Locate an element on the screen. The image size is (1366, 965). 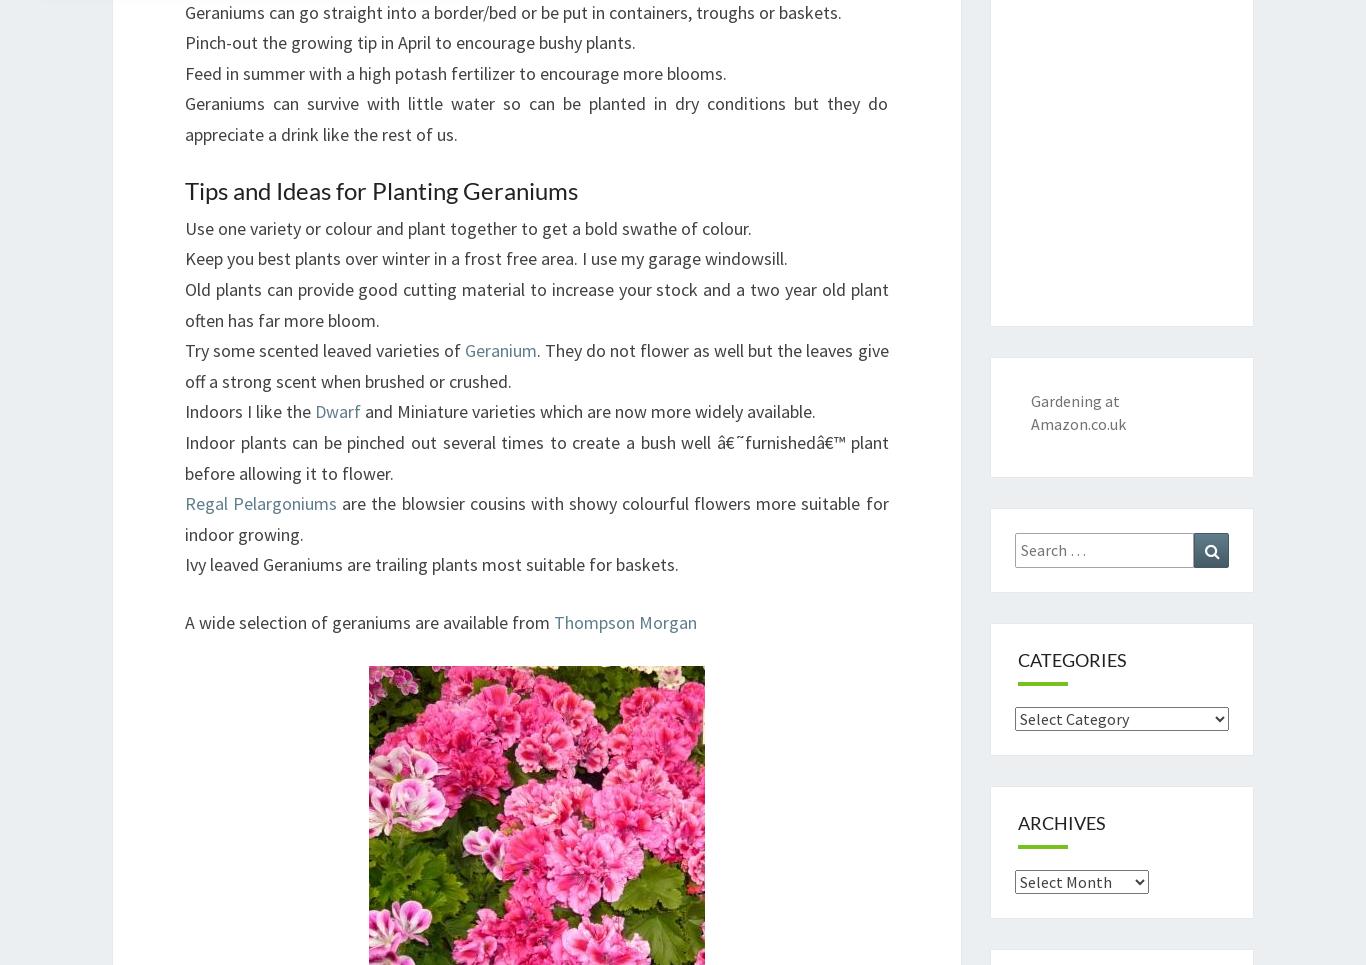
'Pinch-out the growing tip in April to encourage bushy plants.' is located at coordinates (409, 42).